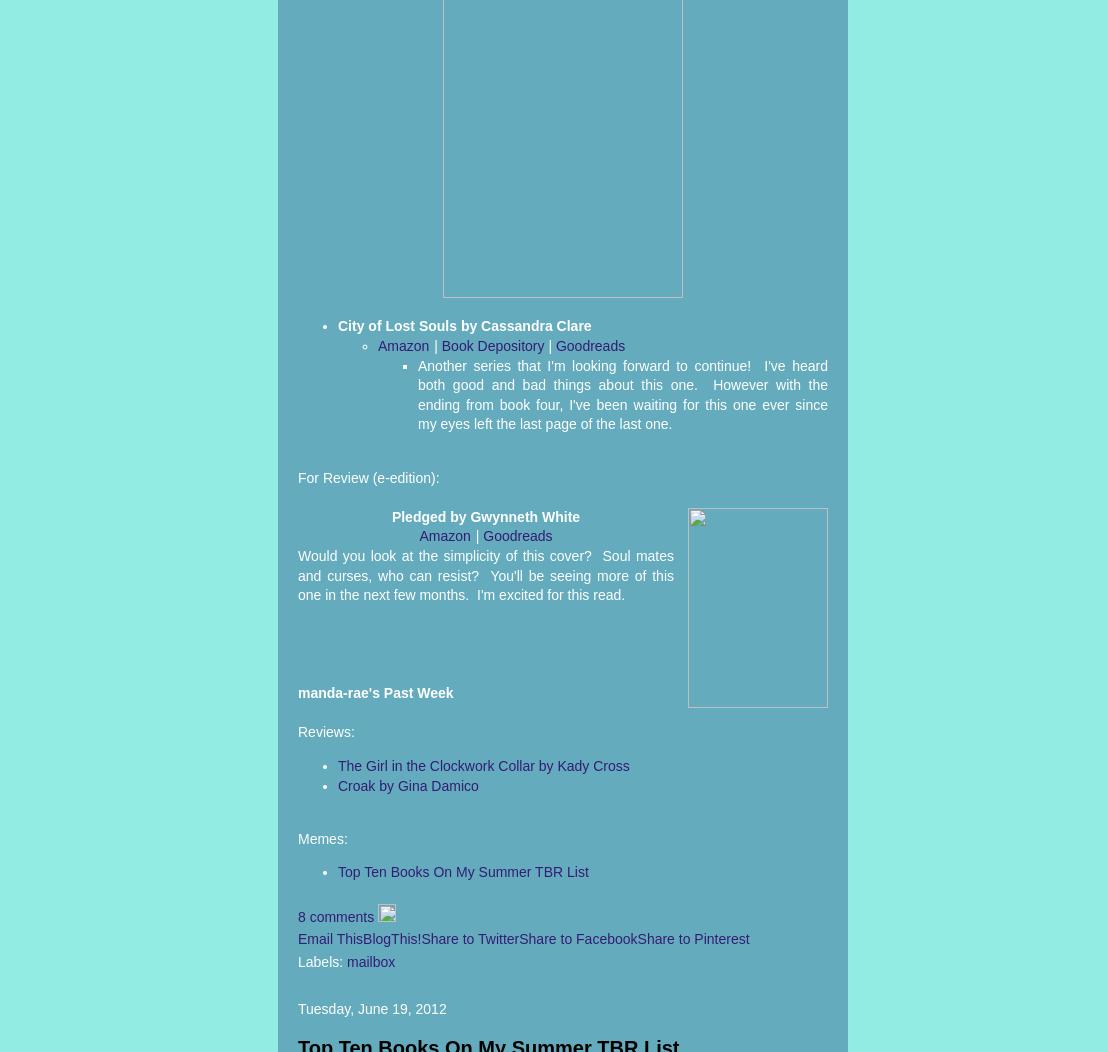 The image size is (1108, 1052). I want to click on 'Croak by Gina Damico', so click(337, 784).